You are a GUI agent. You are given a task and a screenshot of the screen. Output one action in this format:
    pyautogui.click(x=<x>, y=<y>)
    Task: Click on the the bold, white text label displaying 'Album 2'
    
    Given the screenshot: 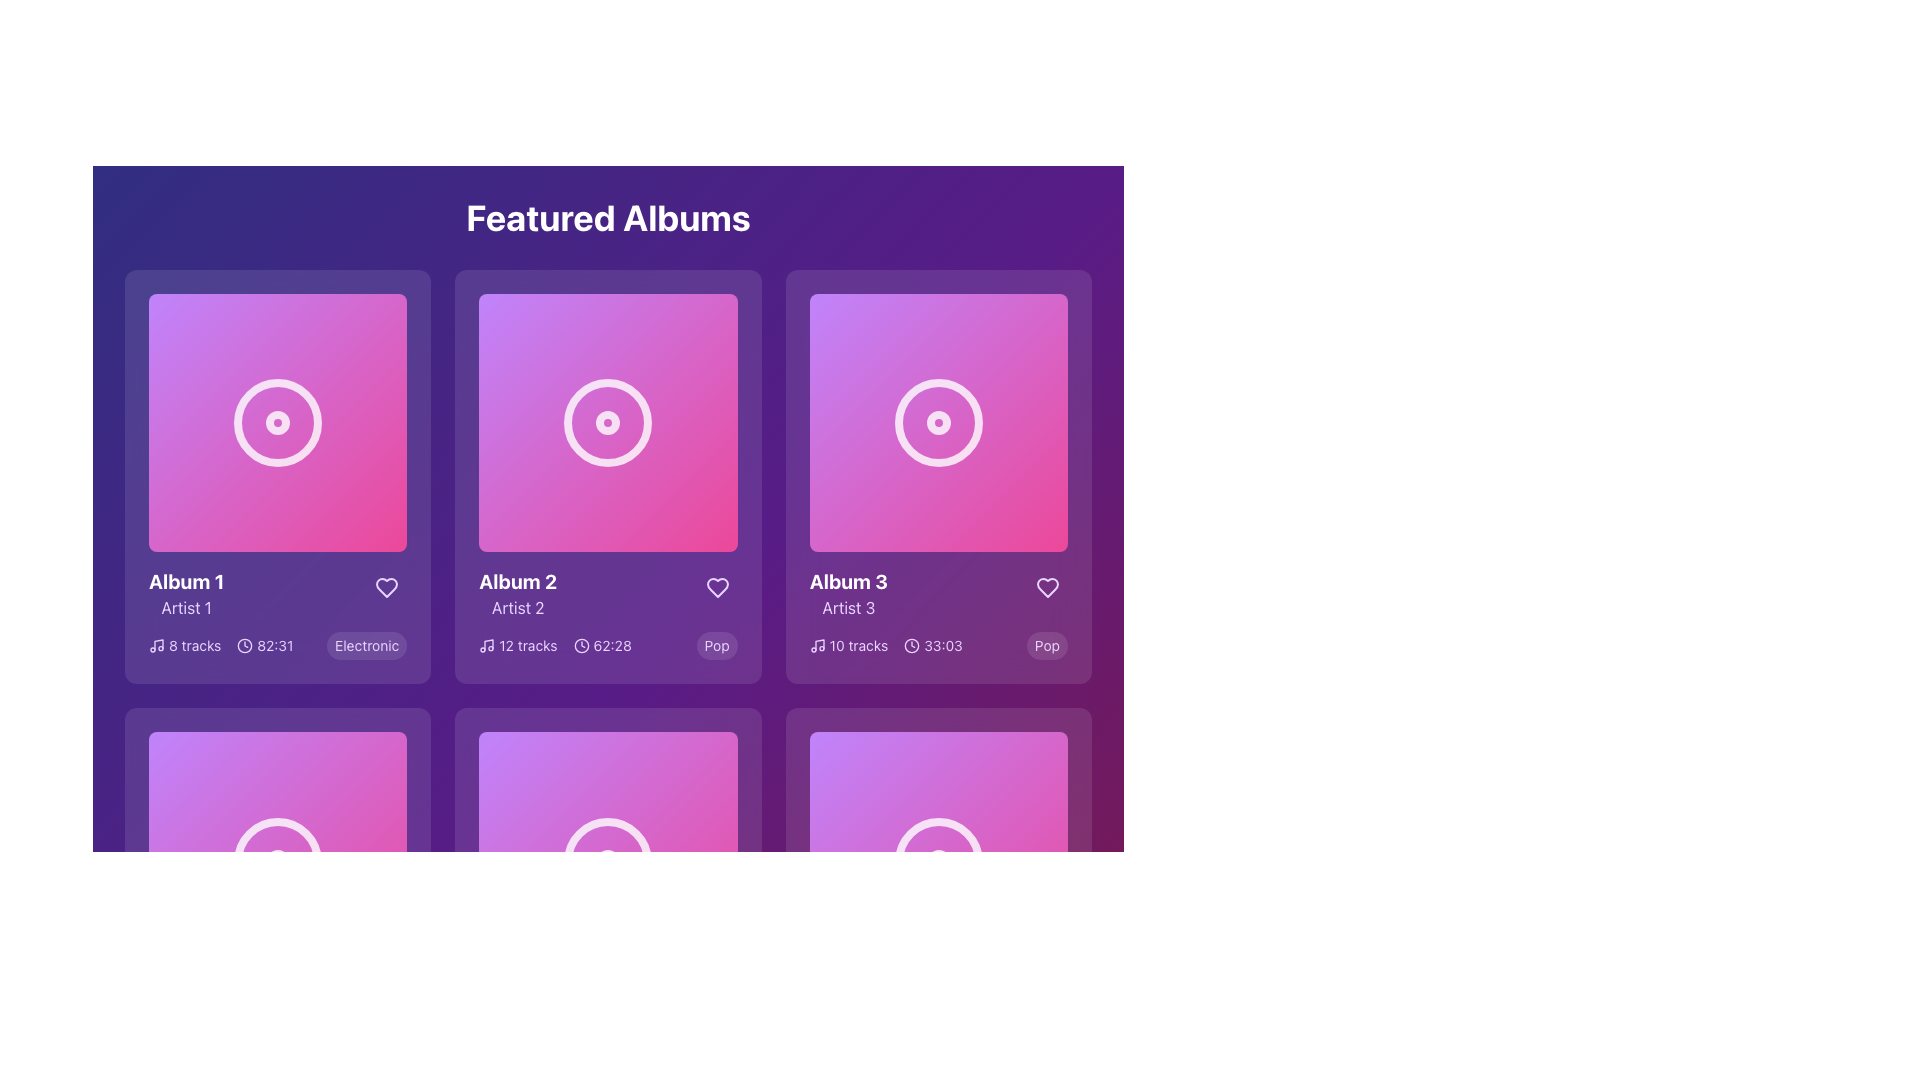 What is the action you would take?
    pyautogui.click(x=518, y=582)
    